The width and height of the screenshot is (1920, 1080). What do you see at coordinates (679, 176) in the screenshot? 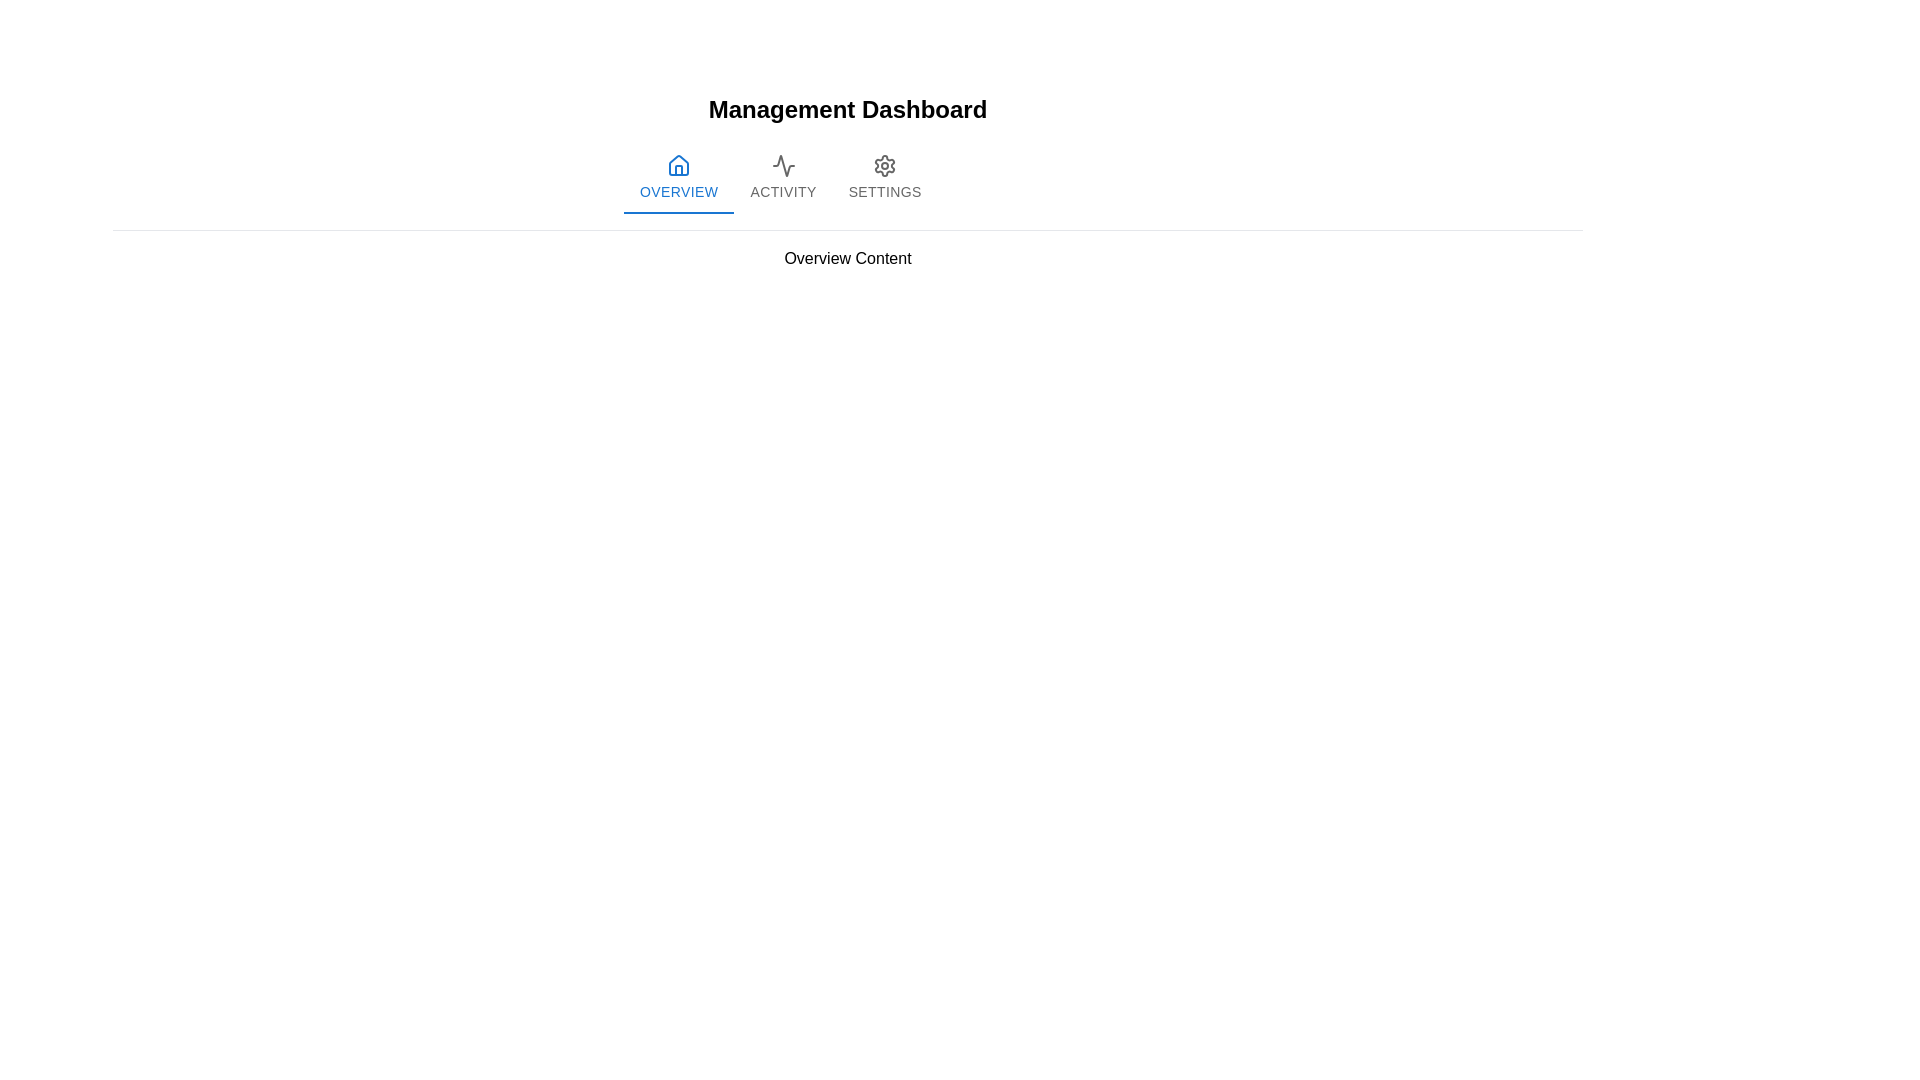
I see `the highlighted 'Overview' tab button, which is a rectangular button displaying the text 'Overview' in uppercase and a house-shaped icon above it, located at the leftmost position in the tab menu` at bounding box center [679, 176].